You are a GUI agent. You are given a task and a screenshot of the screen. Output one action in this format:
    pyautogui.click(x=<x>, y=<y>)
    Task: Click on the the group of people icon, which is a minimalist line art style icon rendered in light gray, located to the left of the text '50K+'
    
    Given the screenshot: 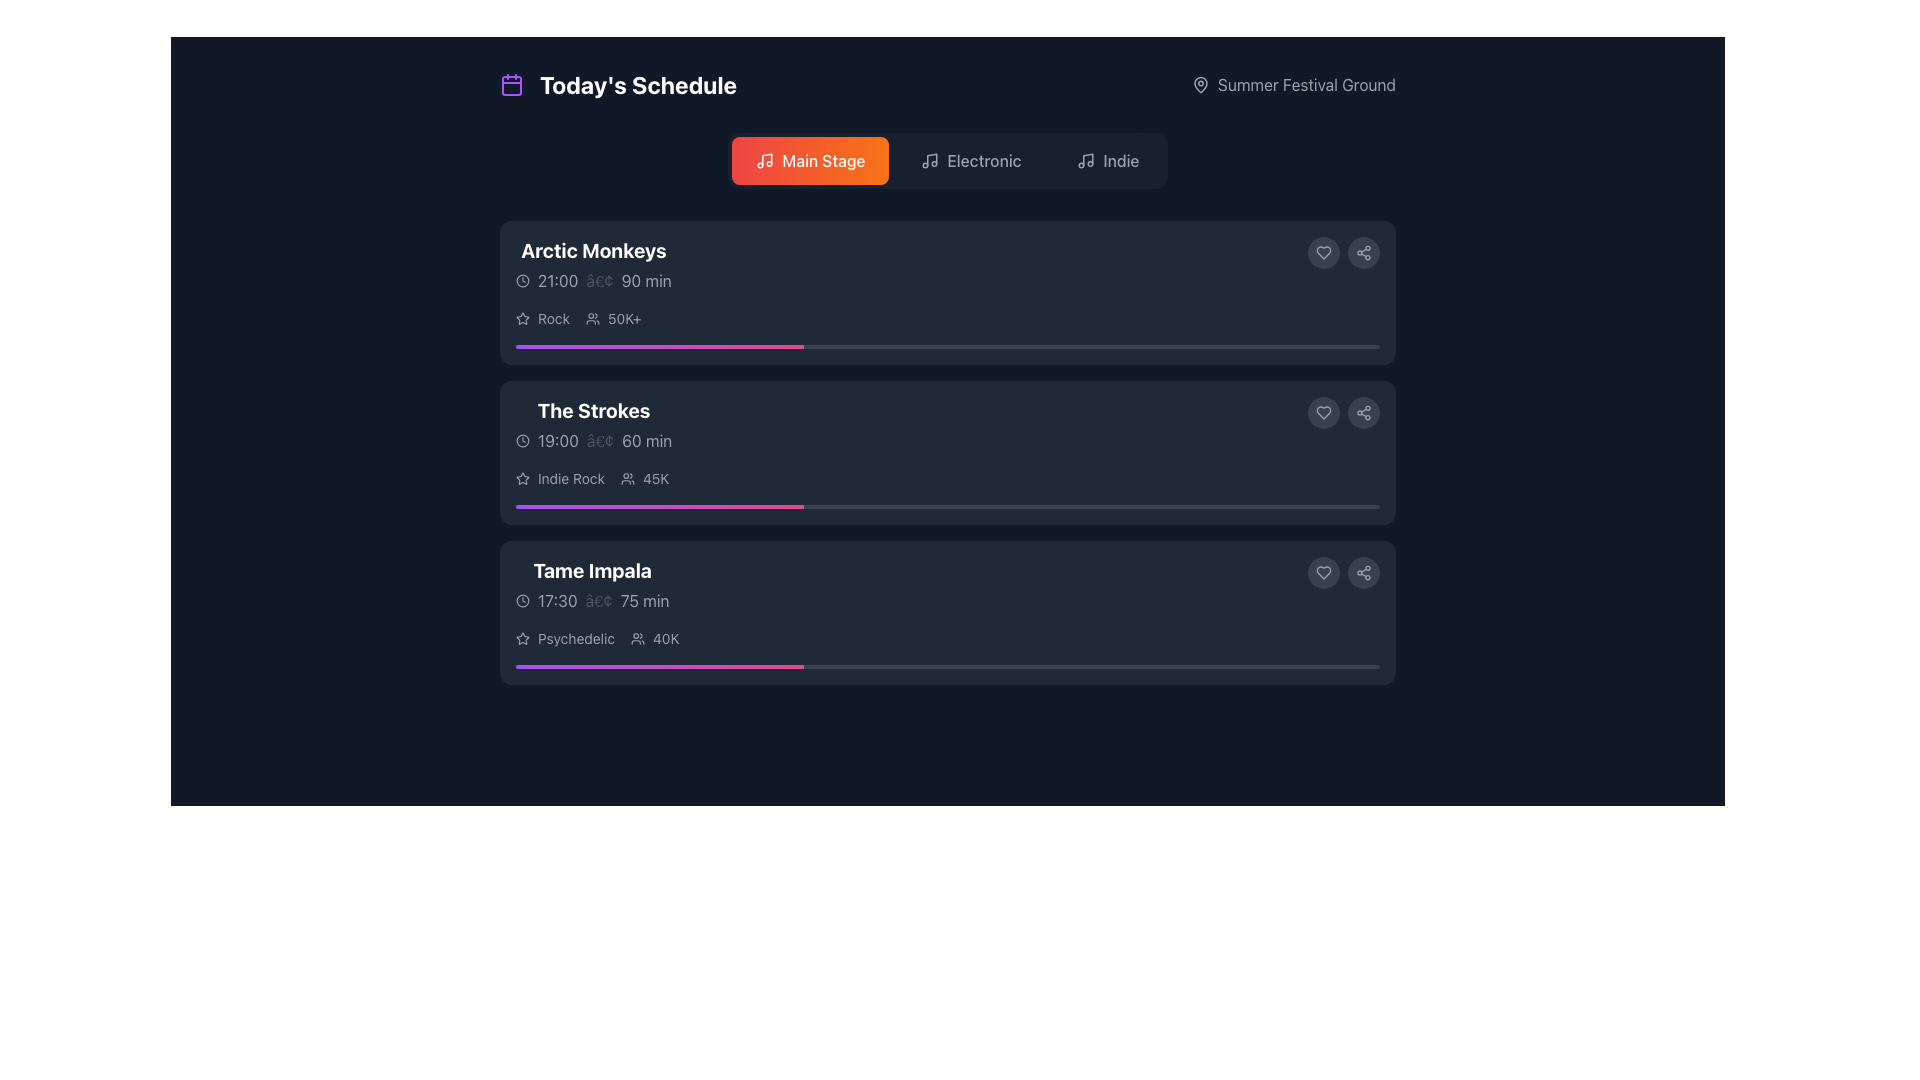 What is the action you would take?
    pyautogui.click(x=592, y=318)
    